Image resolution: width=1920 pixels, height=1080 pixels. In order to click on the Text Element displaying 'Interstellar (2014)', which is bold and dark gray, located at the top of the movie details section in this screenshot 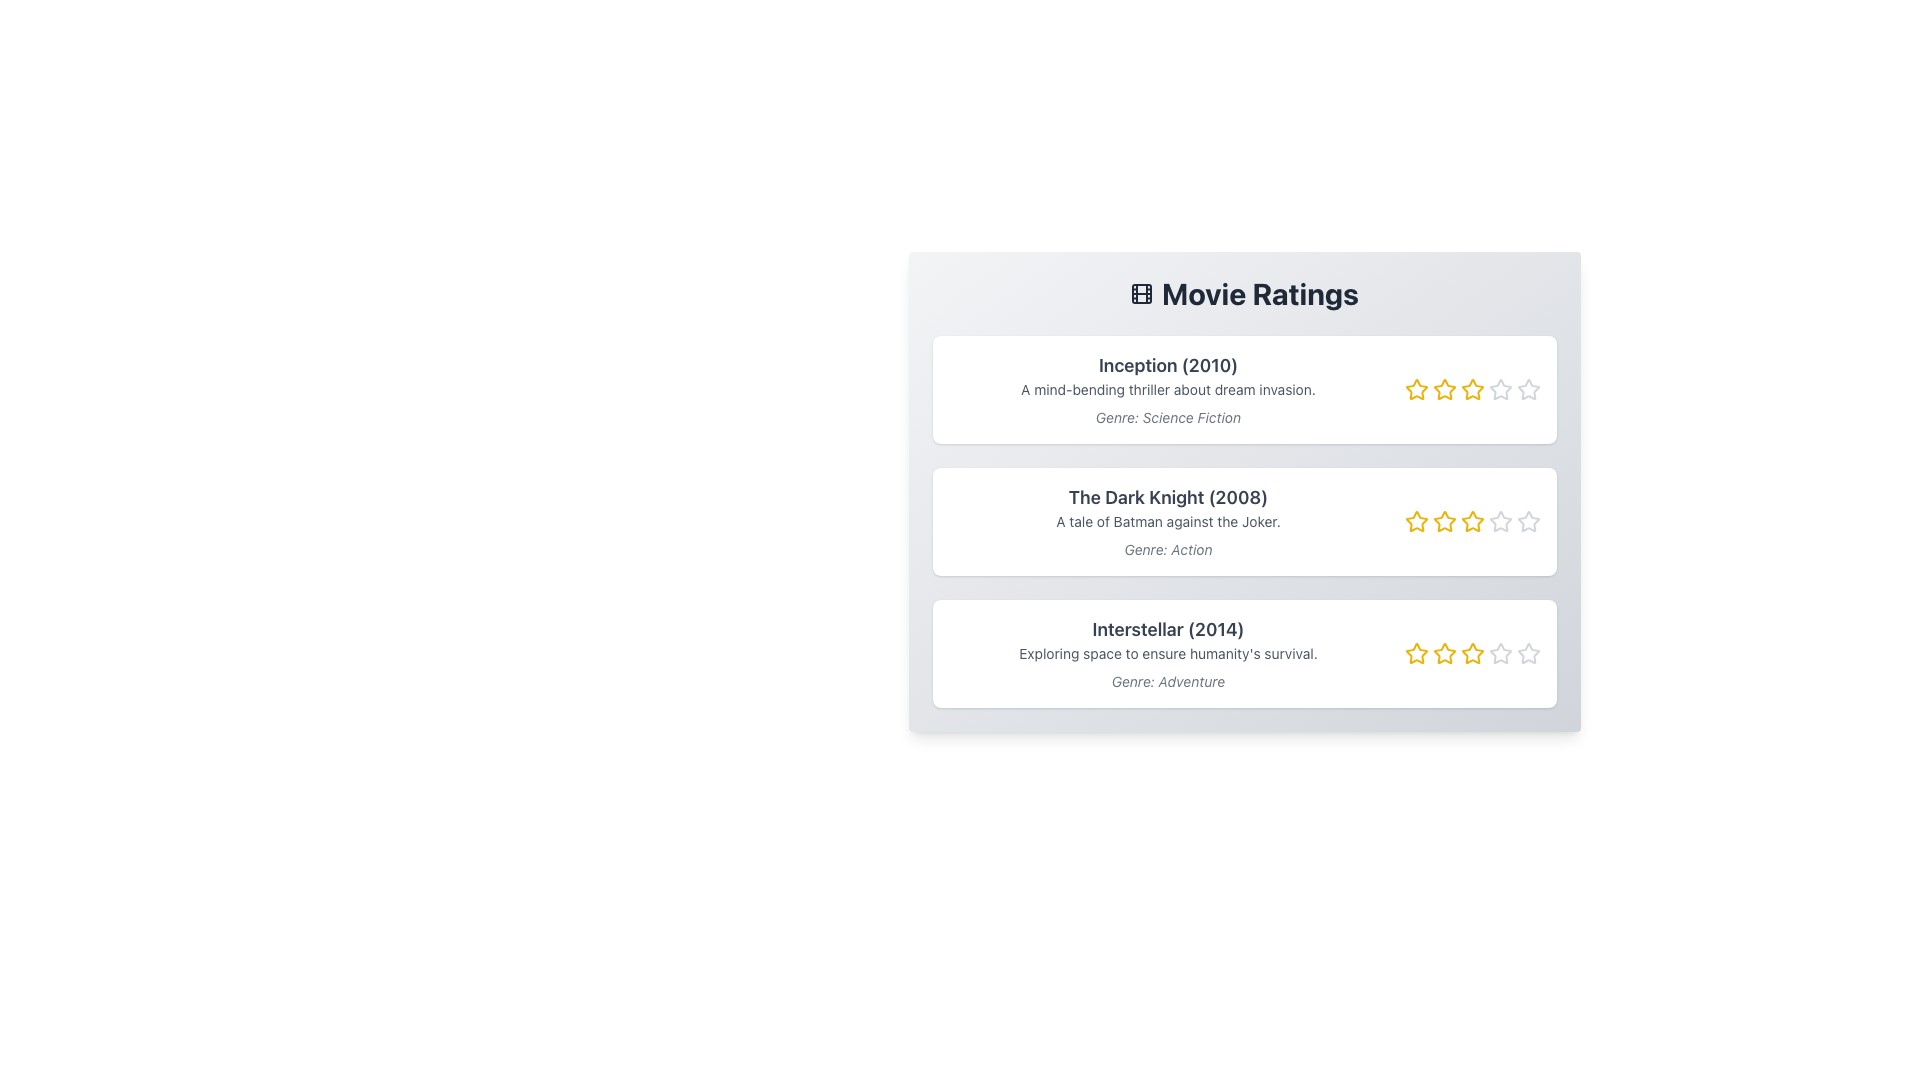, I will do `click(1168, 628)`.